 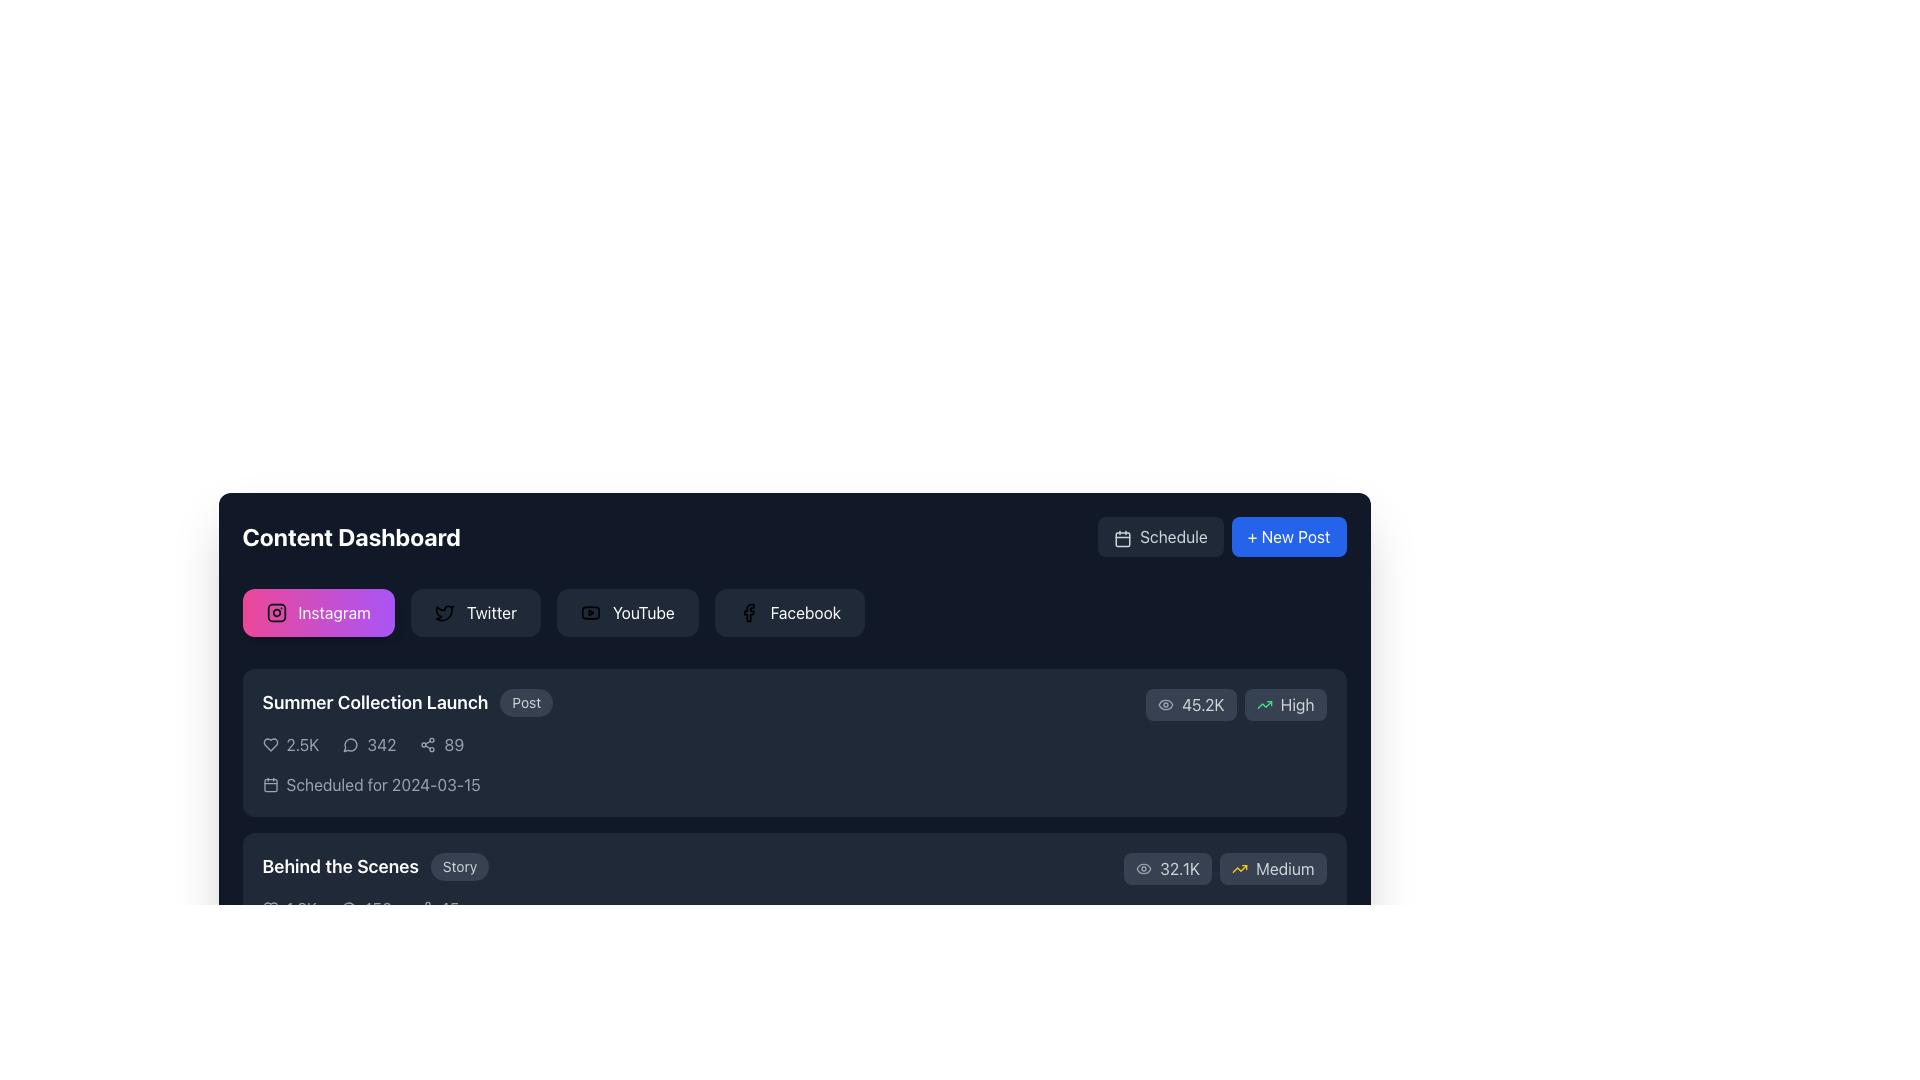 What do you see at coordinates (793, 886) in the screenshot?
I see `the 'Medium' importance level within the Summary card row of the Content Dashboard to adjust its importance level` at bounding box center [793, 886].